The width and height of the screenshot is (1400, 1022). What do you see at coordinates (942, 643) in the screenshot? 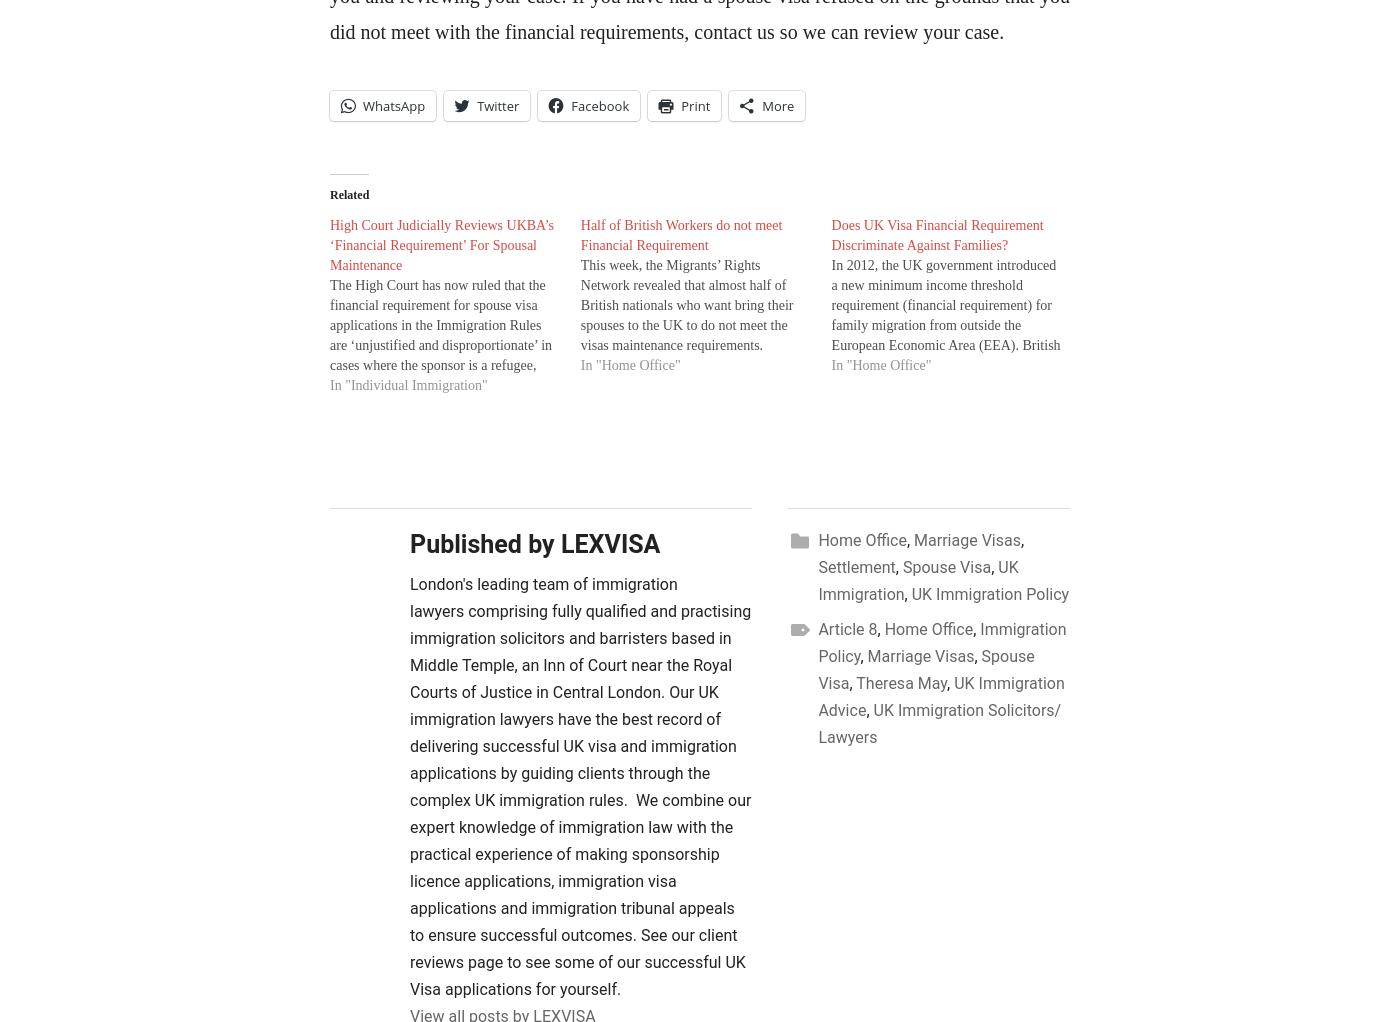
I see `'Immigration Policy'` at bounding box center [942, 643].